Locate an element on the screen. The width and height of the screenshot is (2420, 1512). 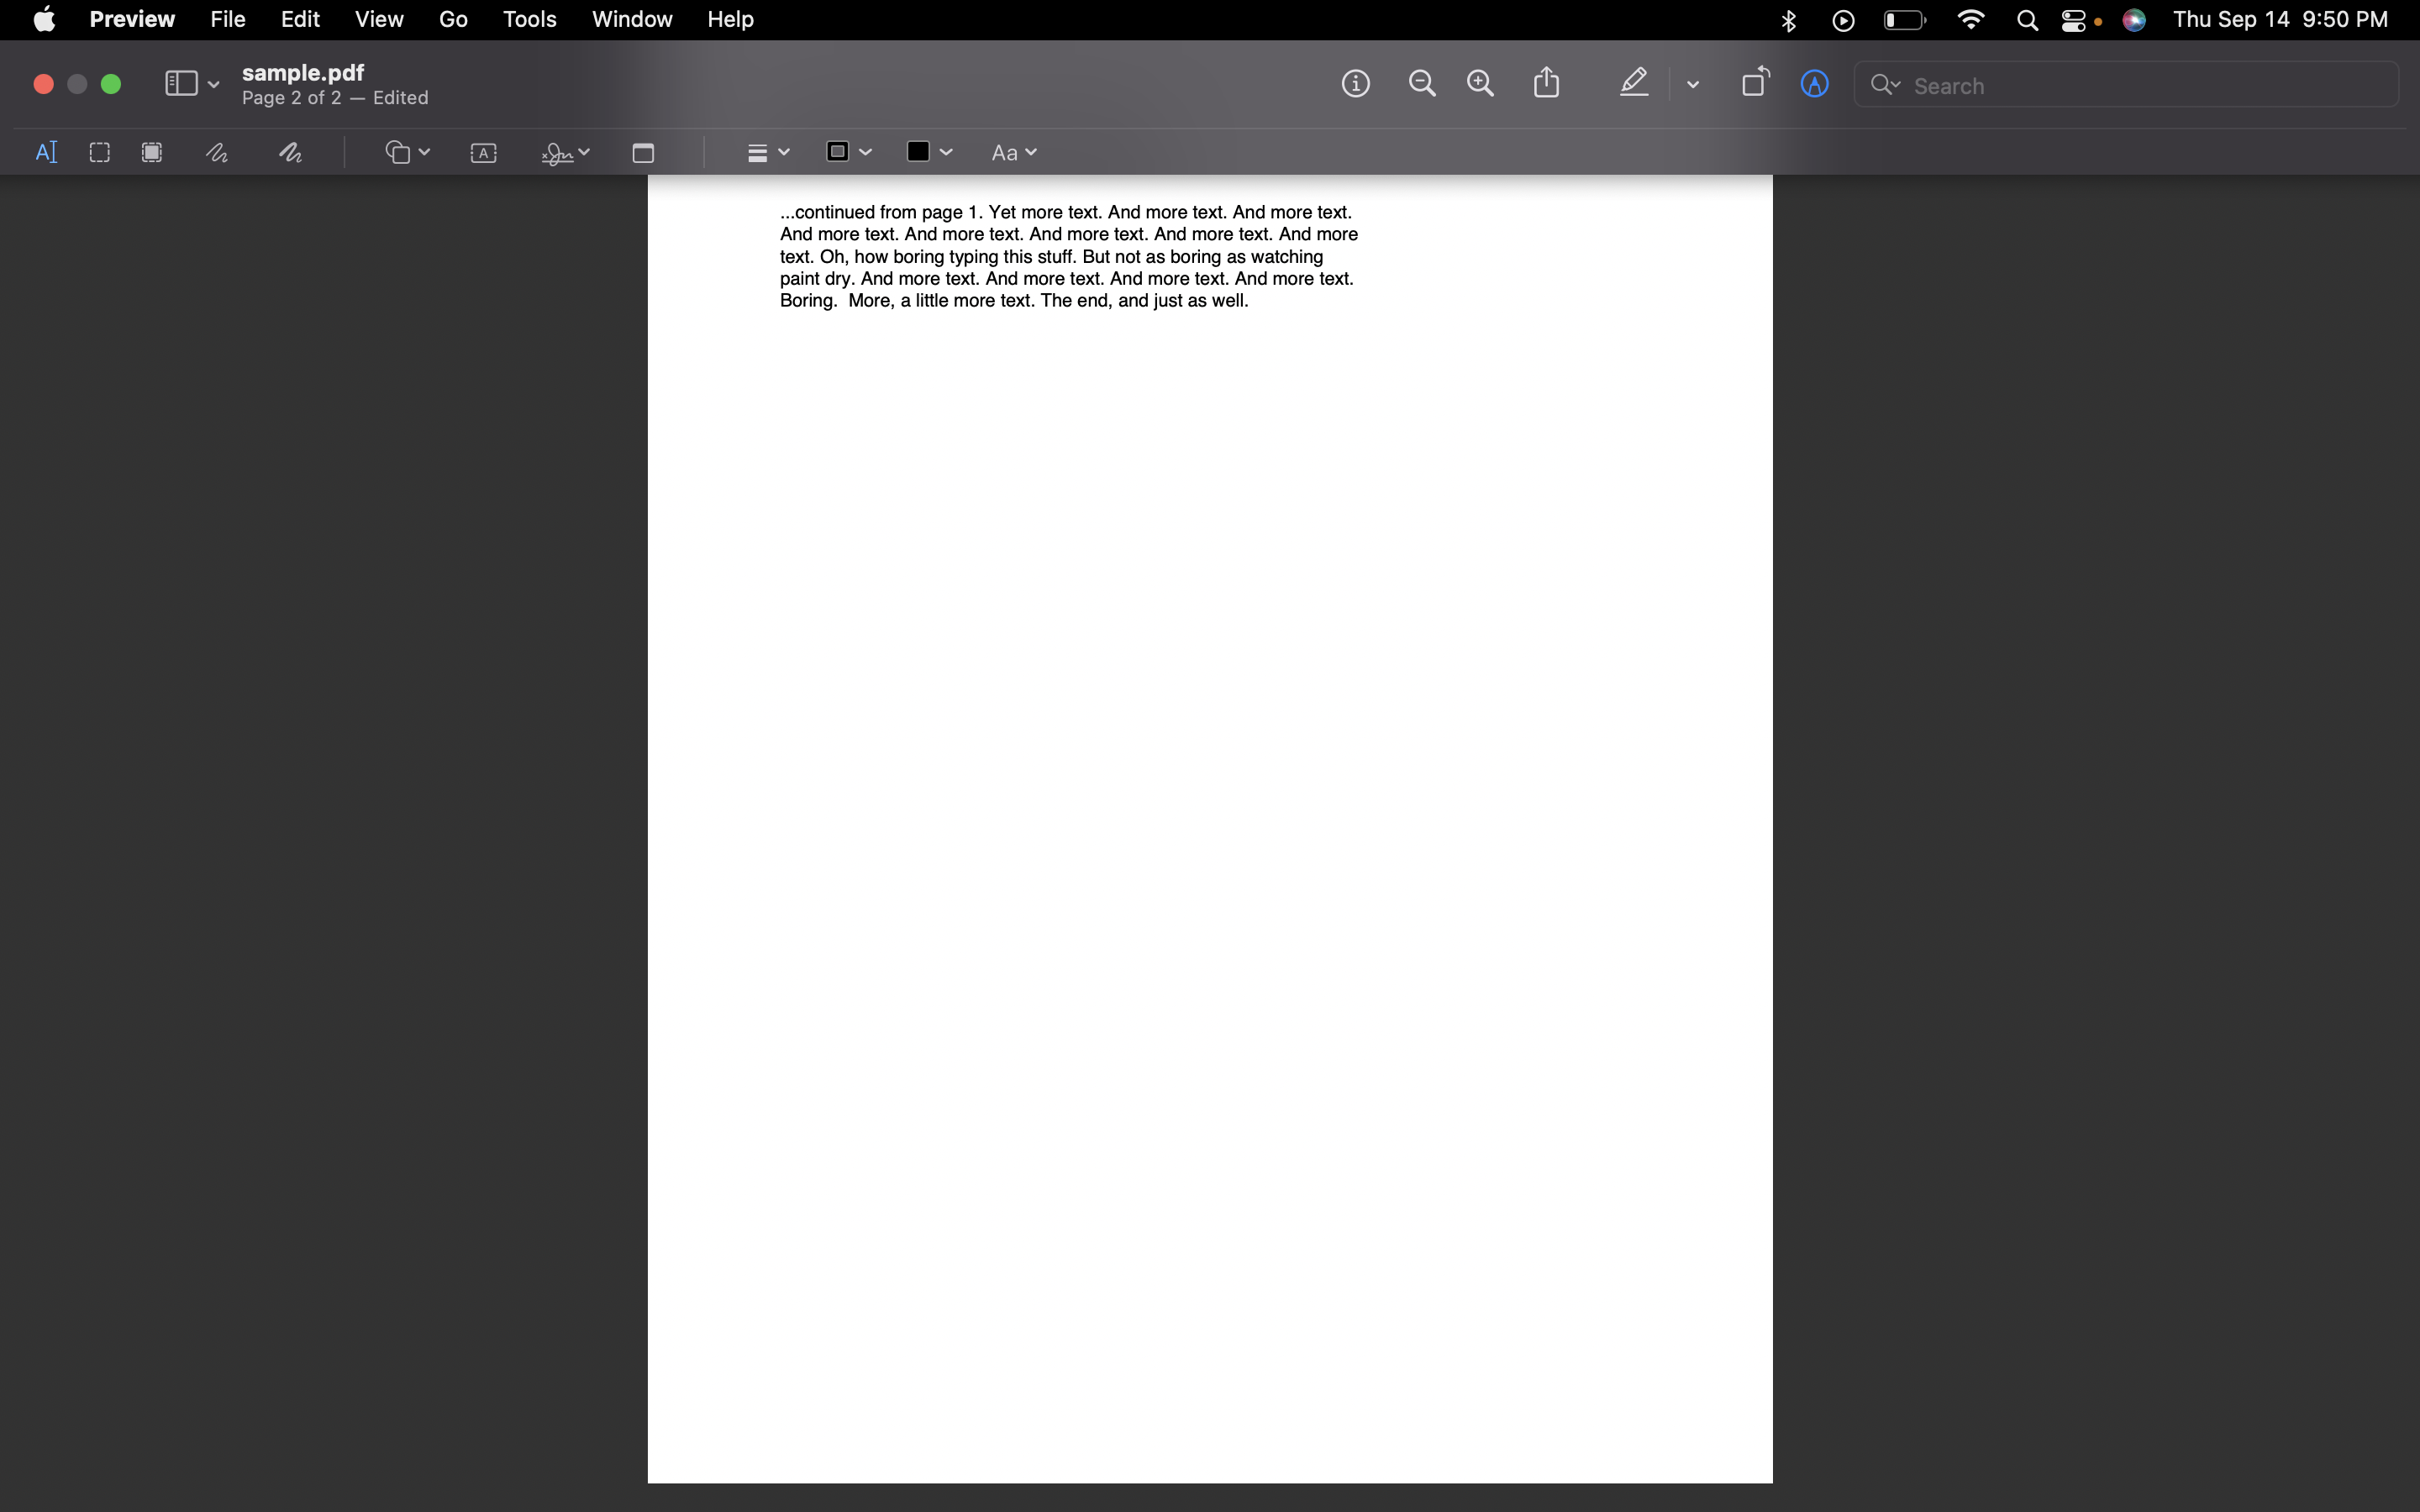
Opt for the feature to sketch geometrical figures on the monitor is located at coordinates (406, 153).